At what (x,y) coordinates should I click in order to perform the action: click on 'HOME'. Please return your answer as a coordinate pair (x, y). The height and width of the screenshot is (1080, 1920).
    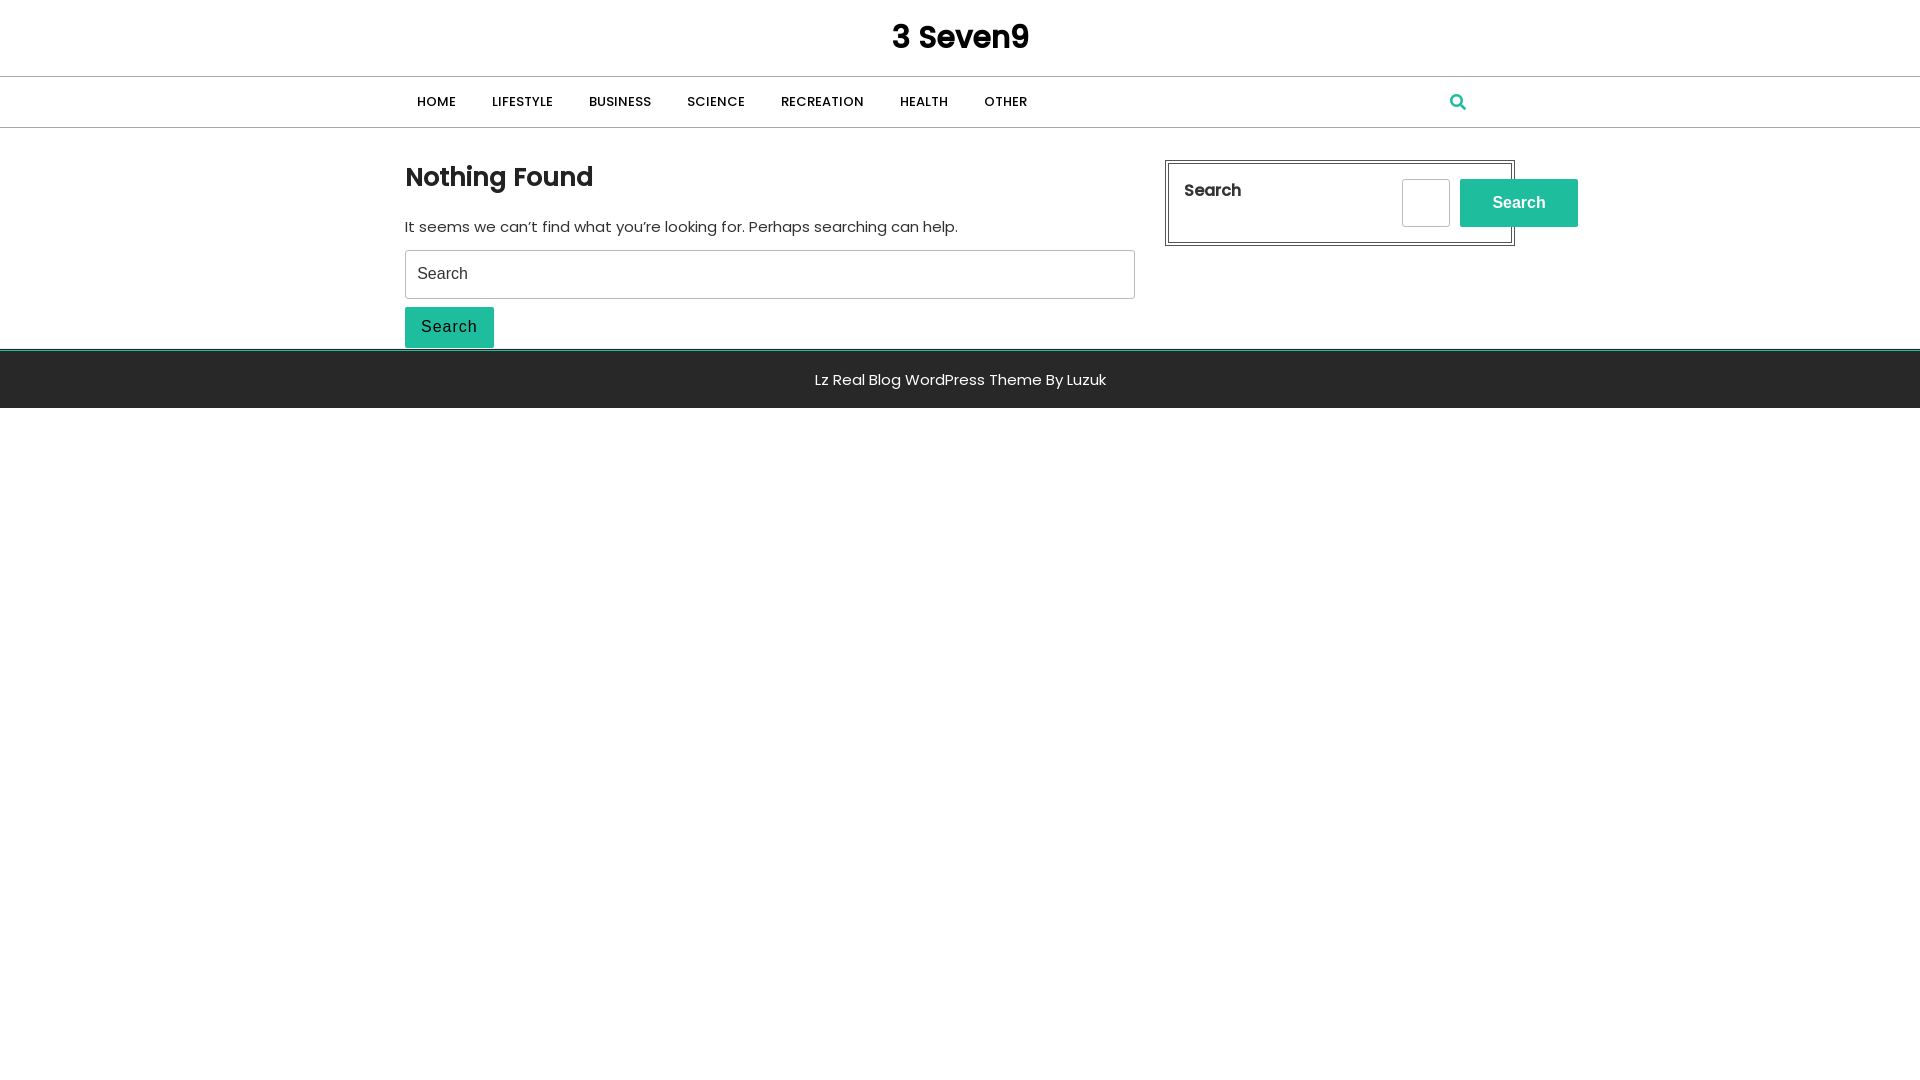
    Looking at the image, I should click on (439, 101).